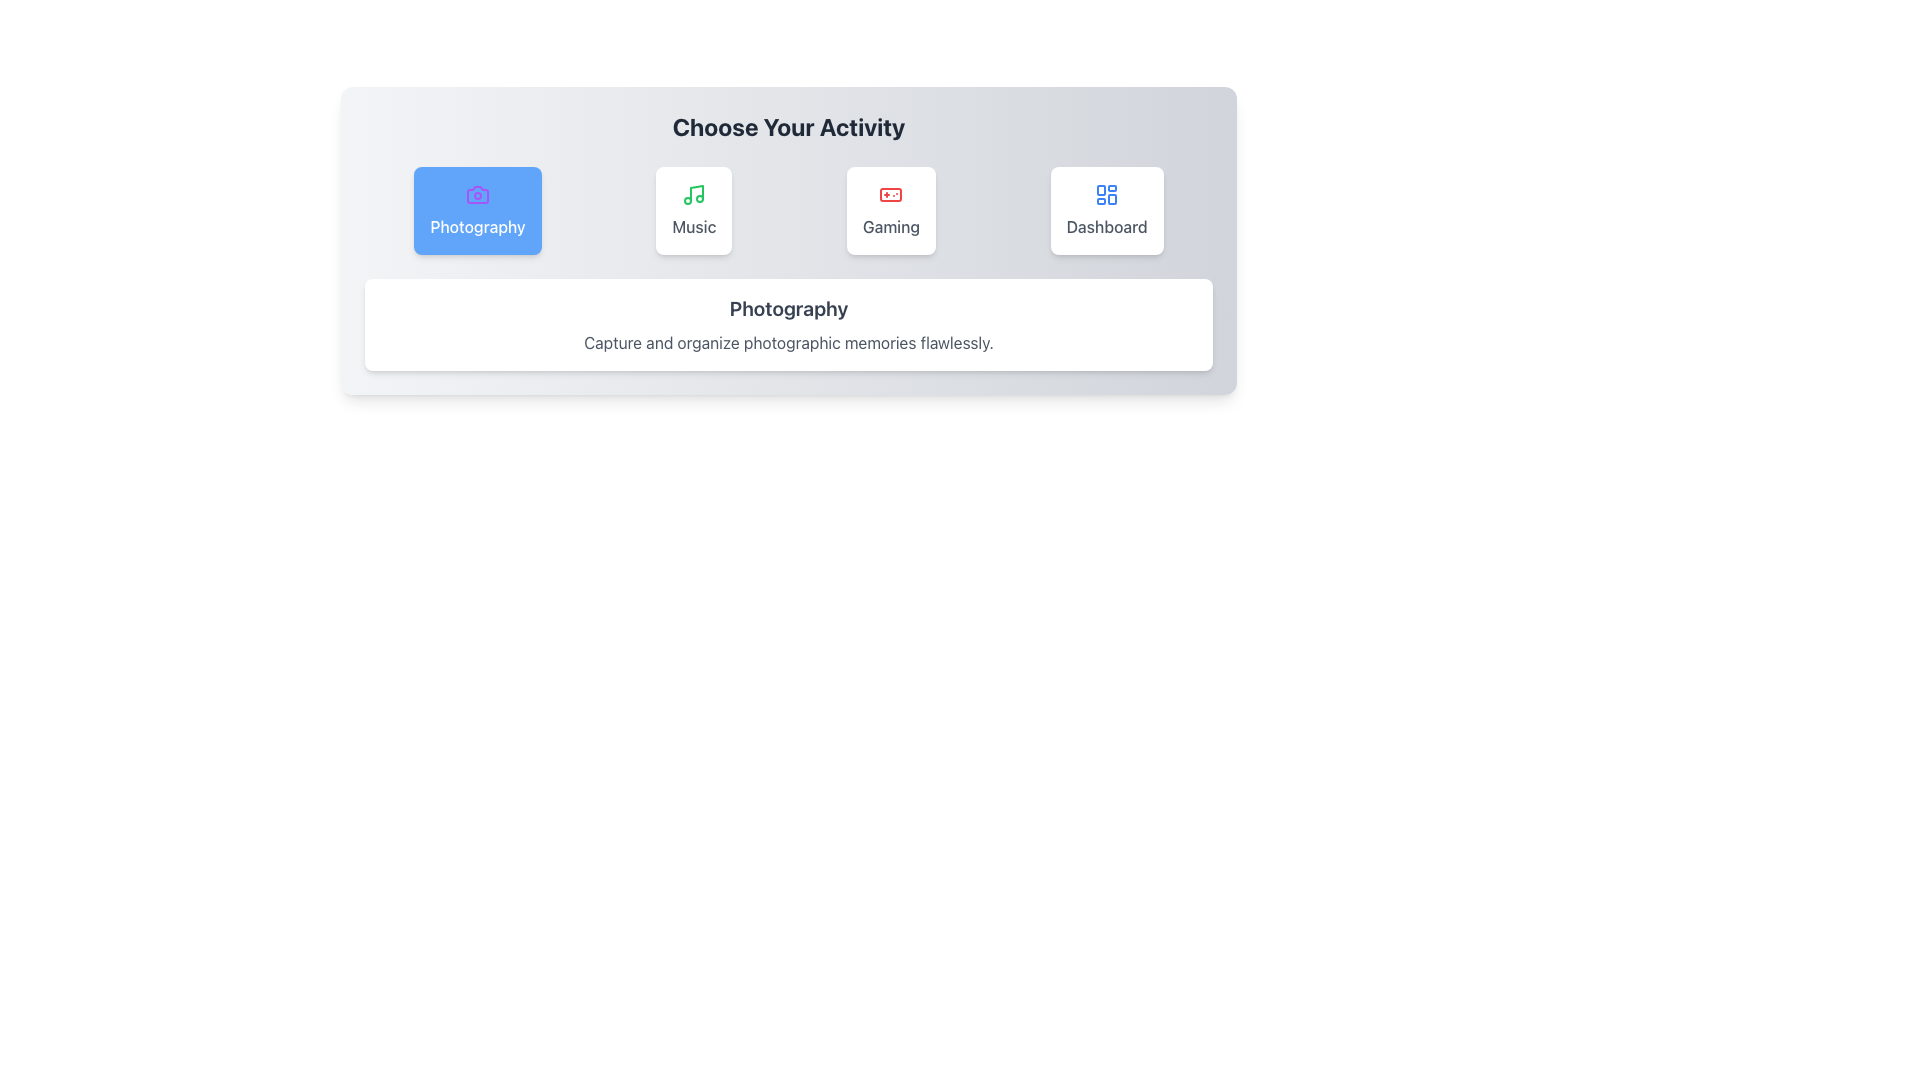  Describe the element at coordinates (477, 226) in the screenshot. I see `the Text Label element displaying 'Photography', which is styled with white text on a blue background and located below a camera icon` at that location.